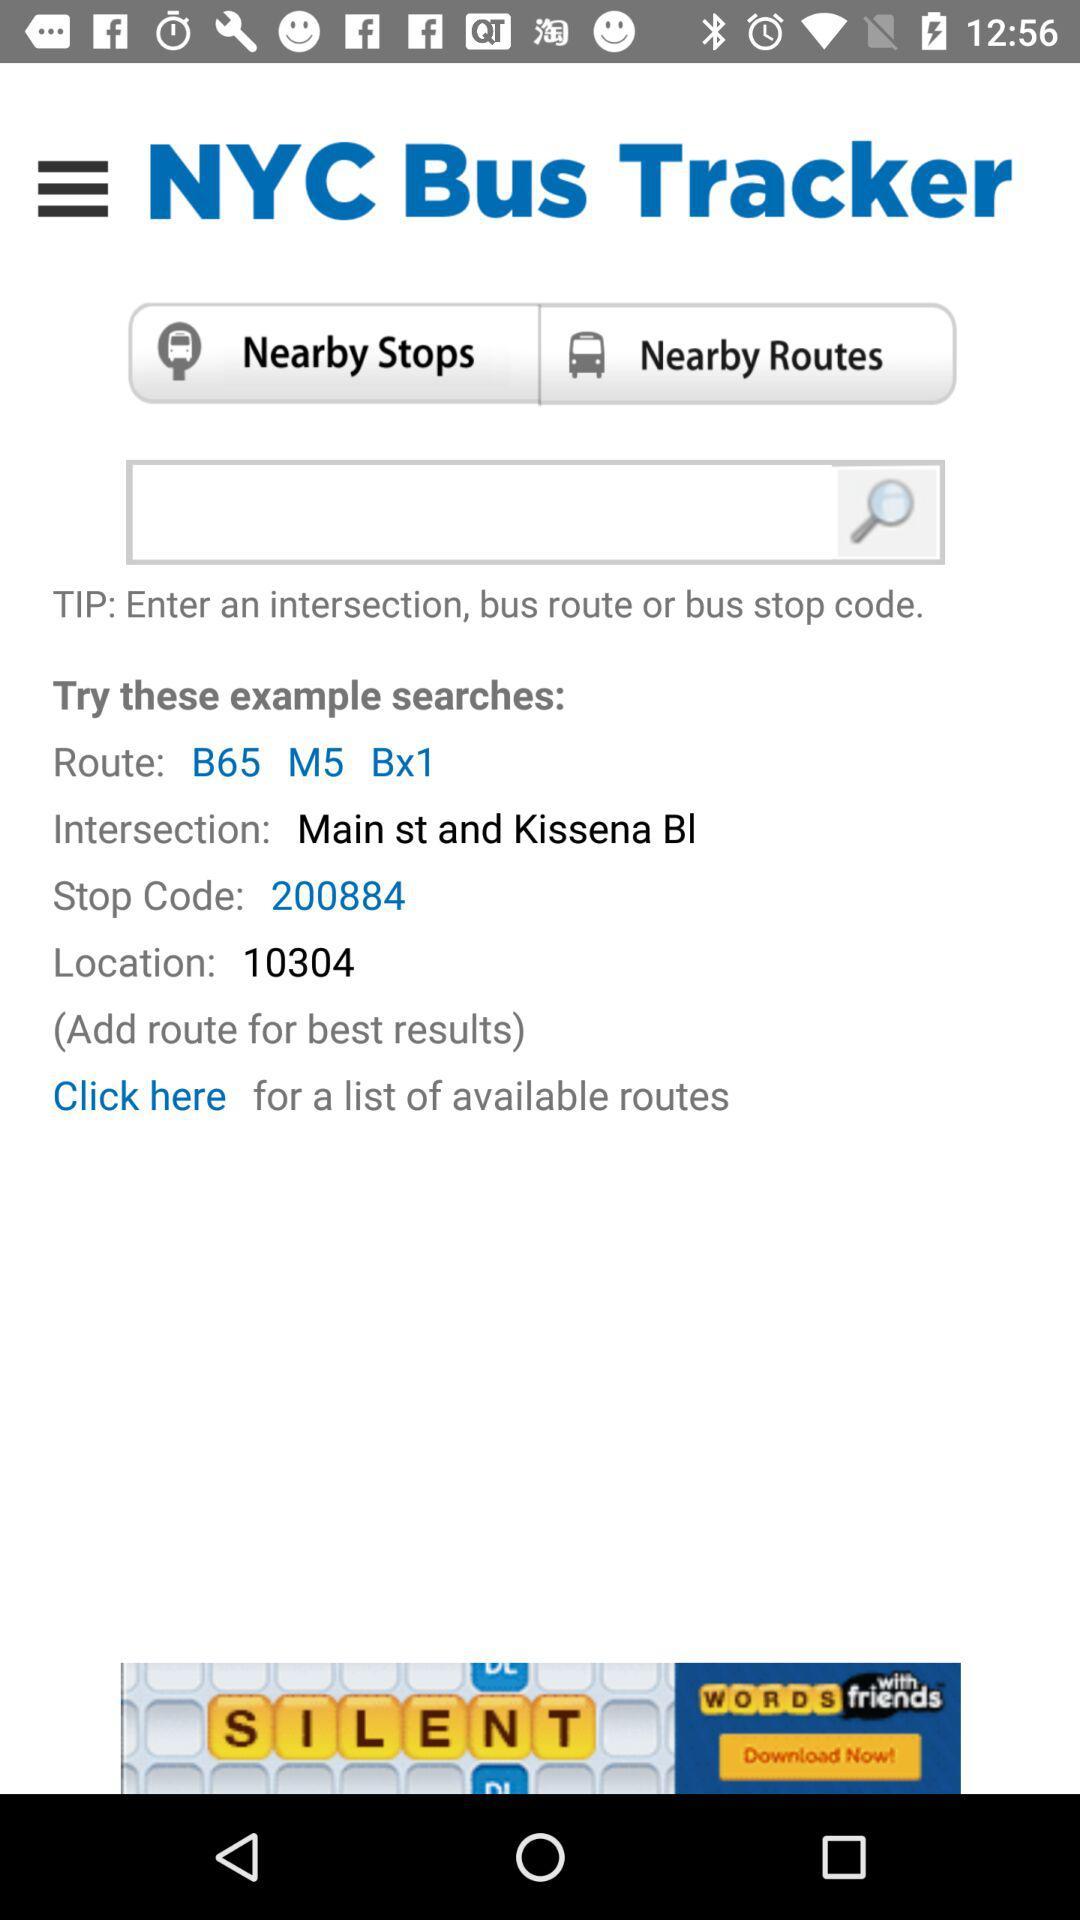 This screenshot has width=1080, height=1920. Describe the element at coordinates (754, 353) in the screenshot. I see `nearby routes` at that location.